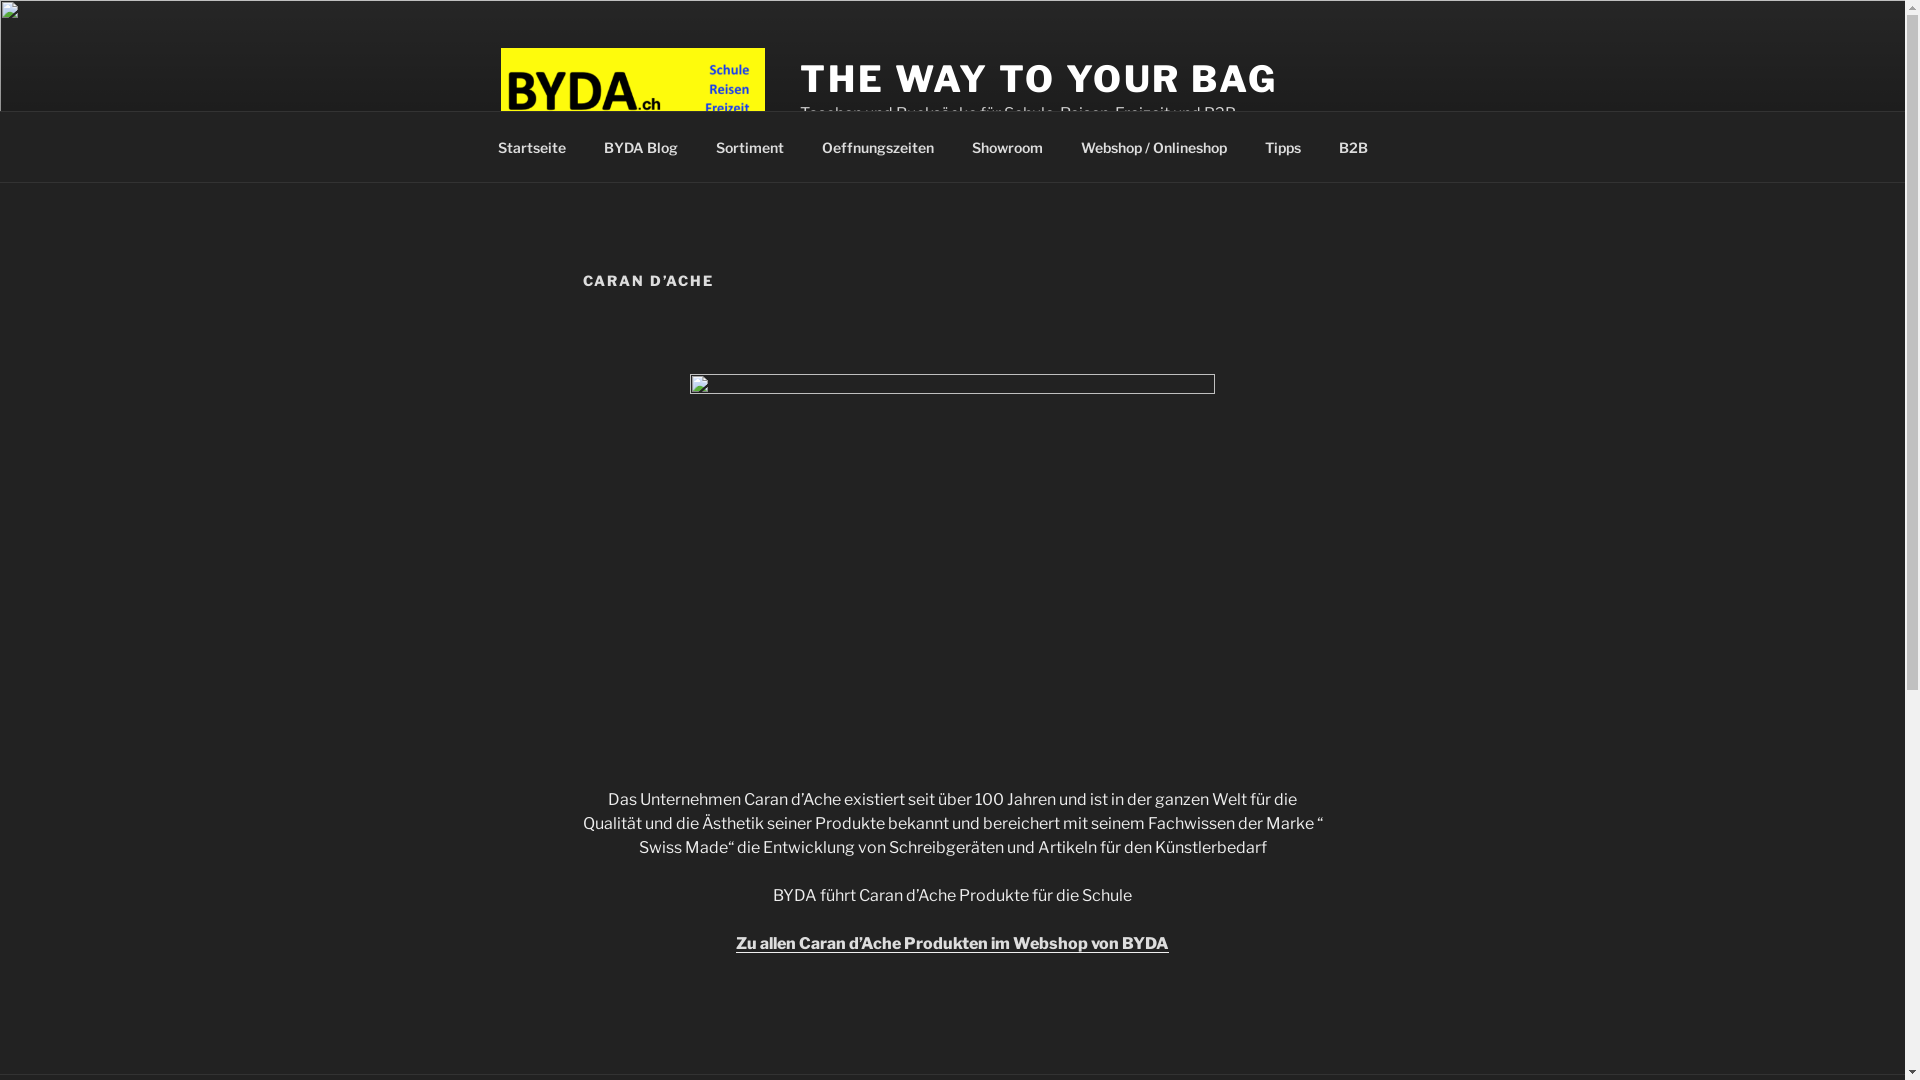 Image resolution: width=1920 pixels, height=1080 pixels. What do you see at coordinates (1283, 145) in the screenshot?
I see `'Tipps'` at bounding box center [1283, 145].